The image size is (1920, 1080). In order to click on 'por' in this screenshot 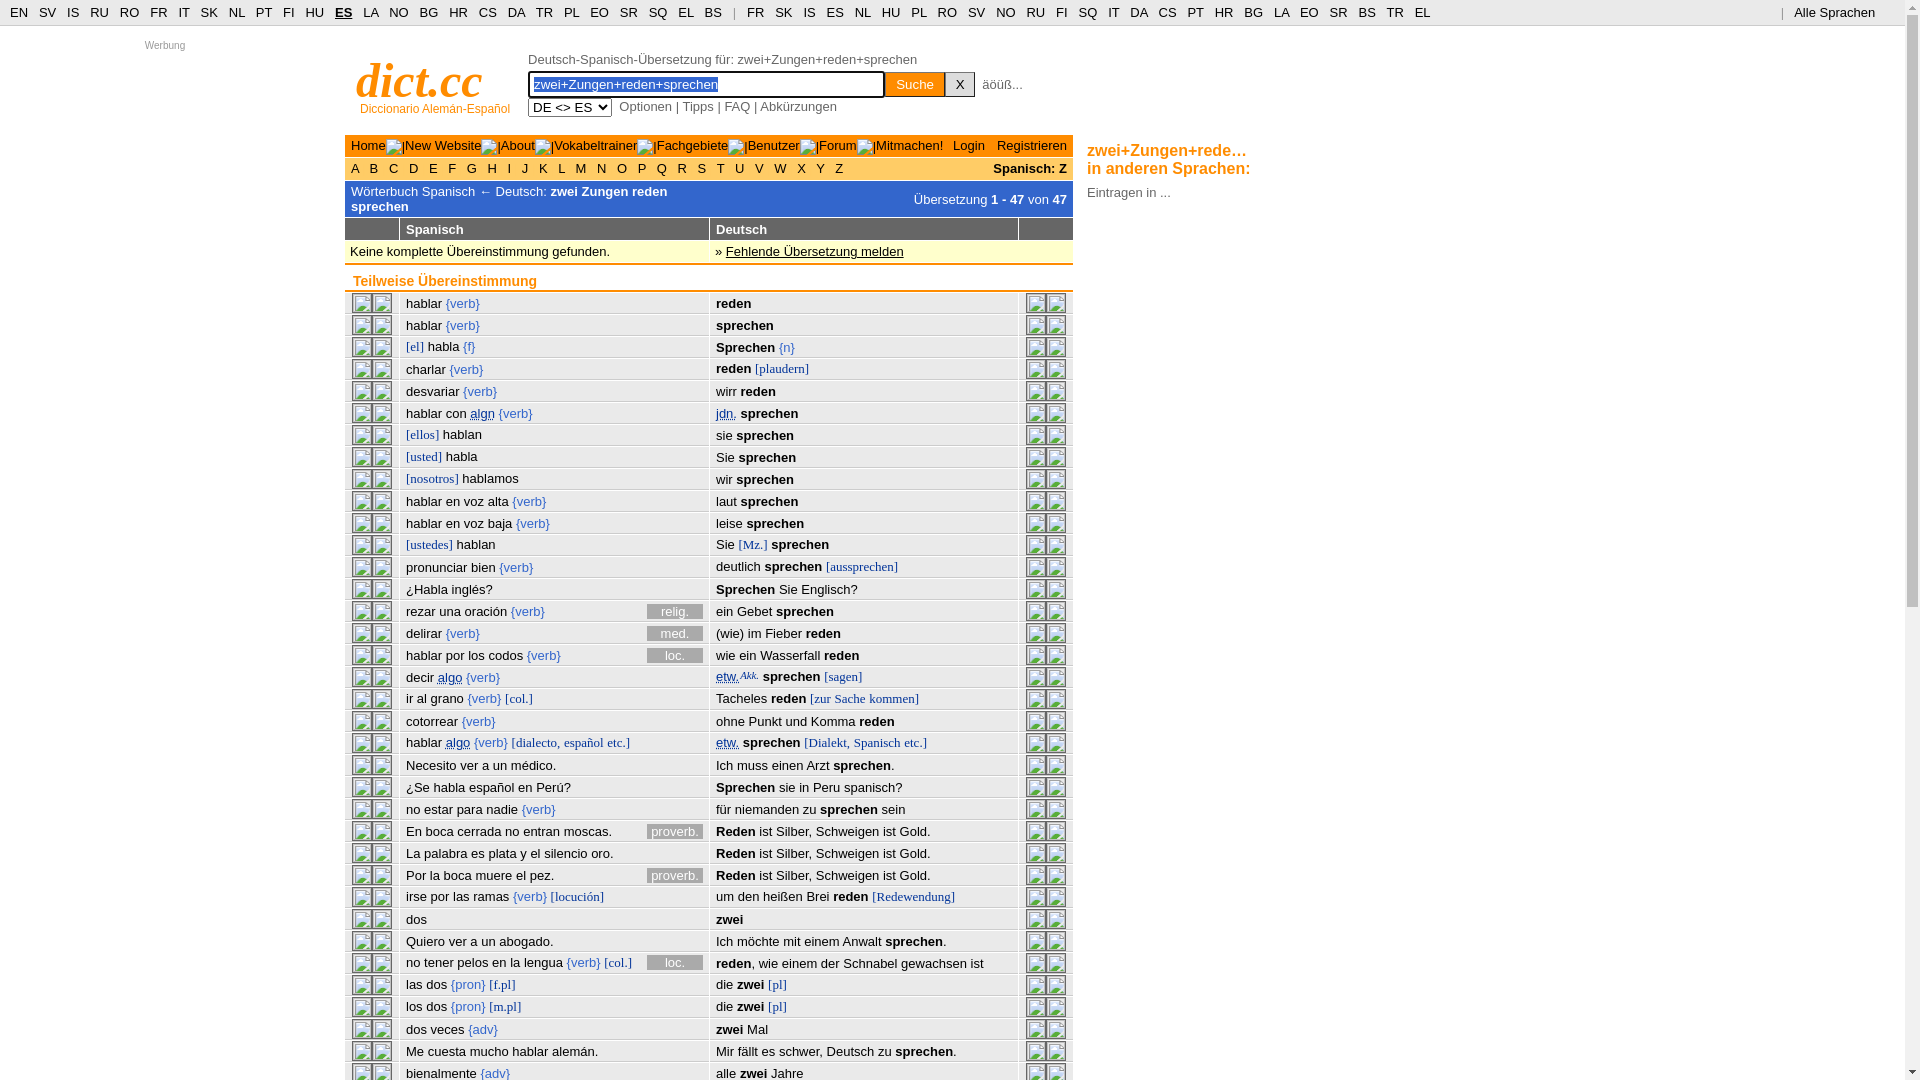, I will do `click(454, 655)`.